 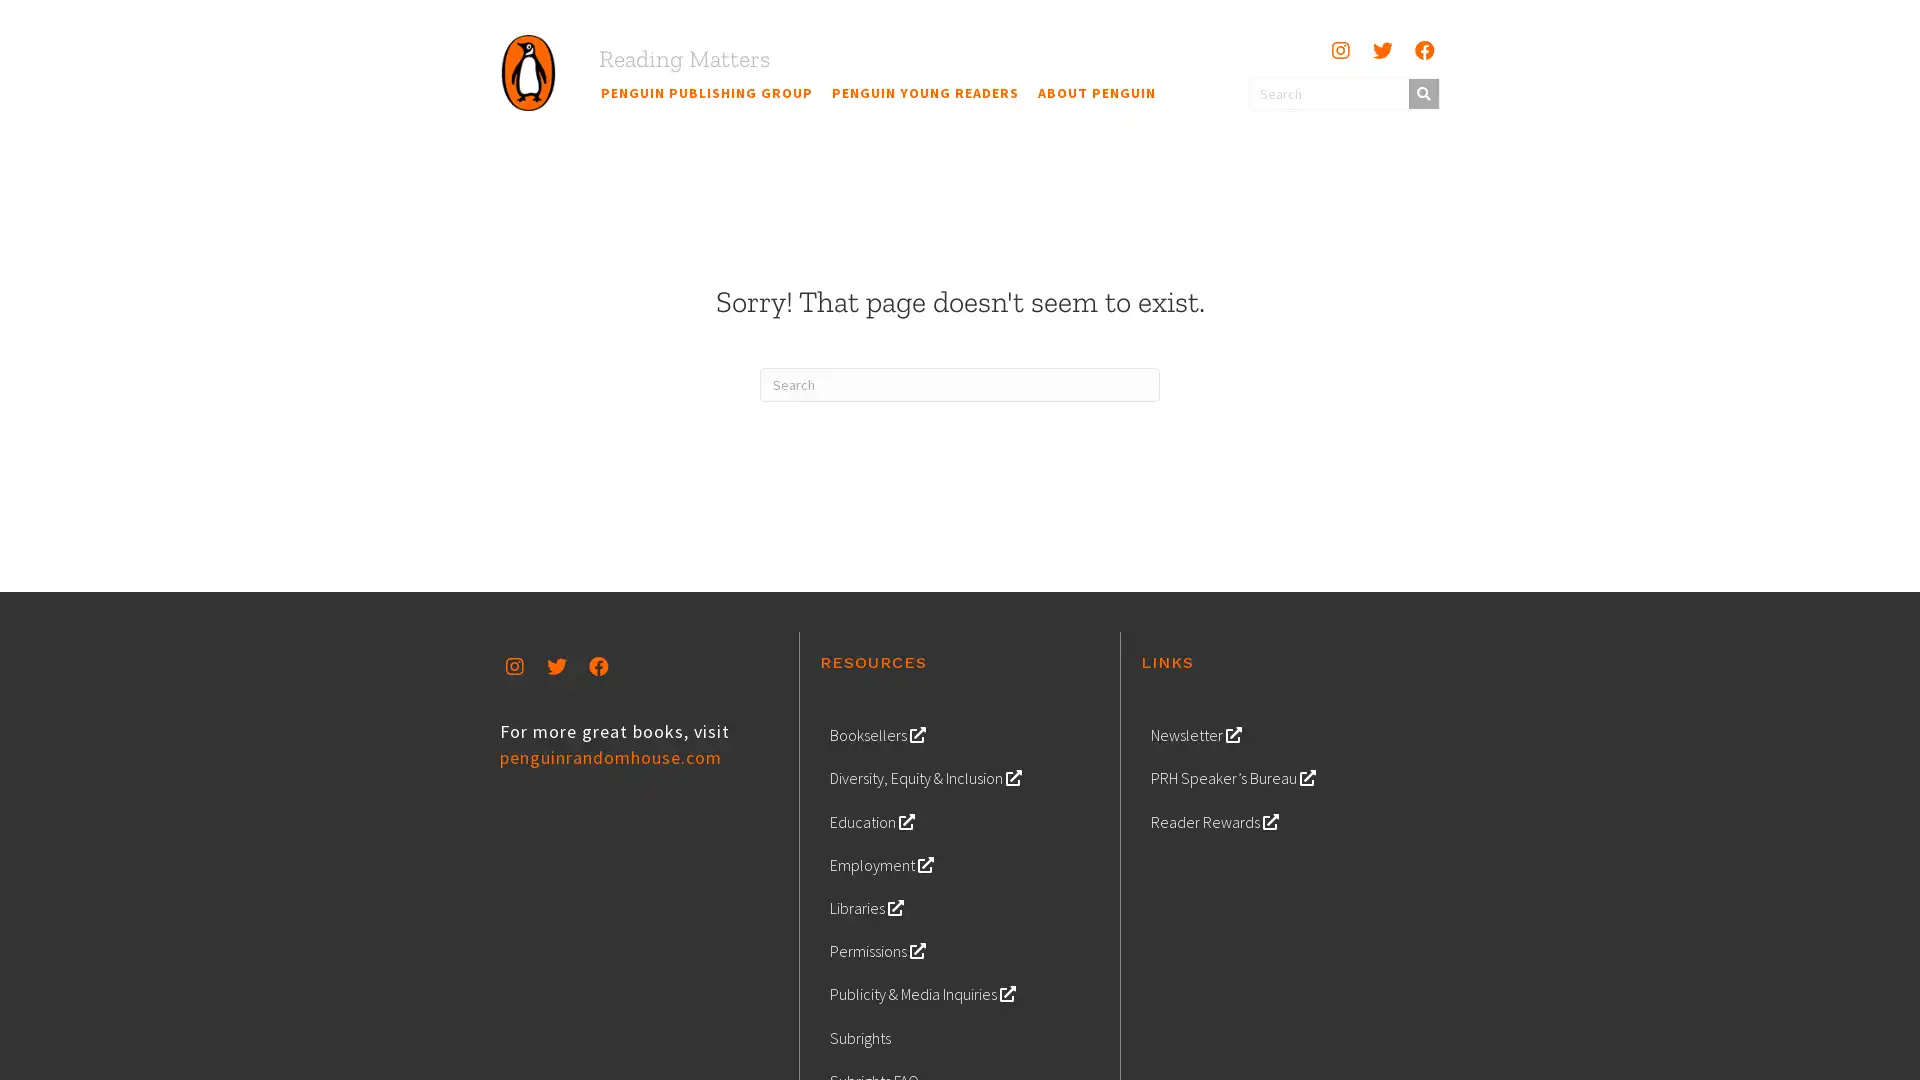 I want to click on Facebook, so click(x=1423, y=49).